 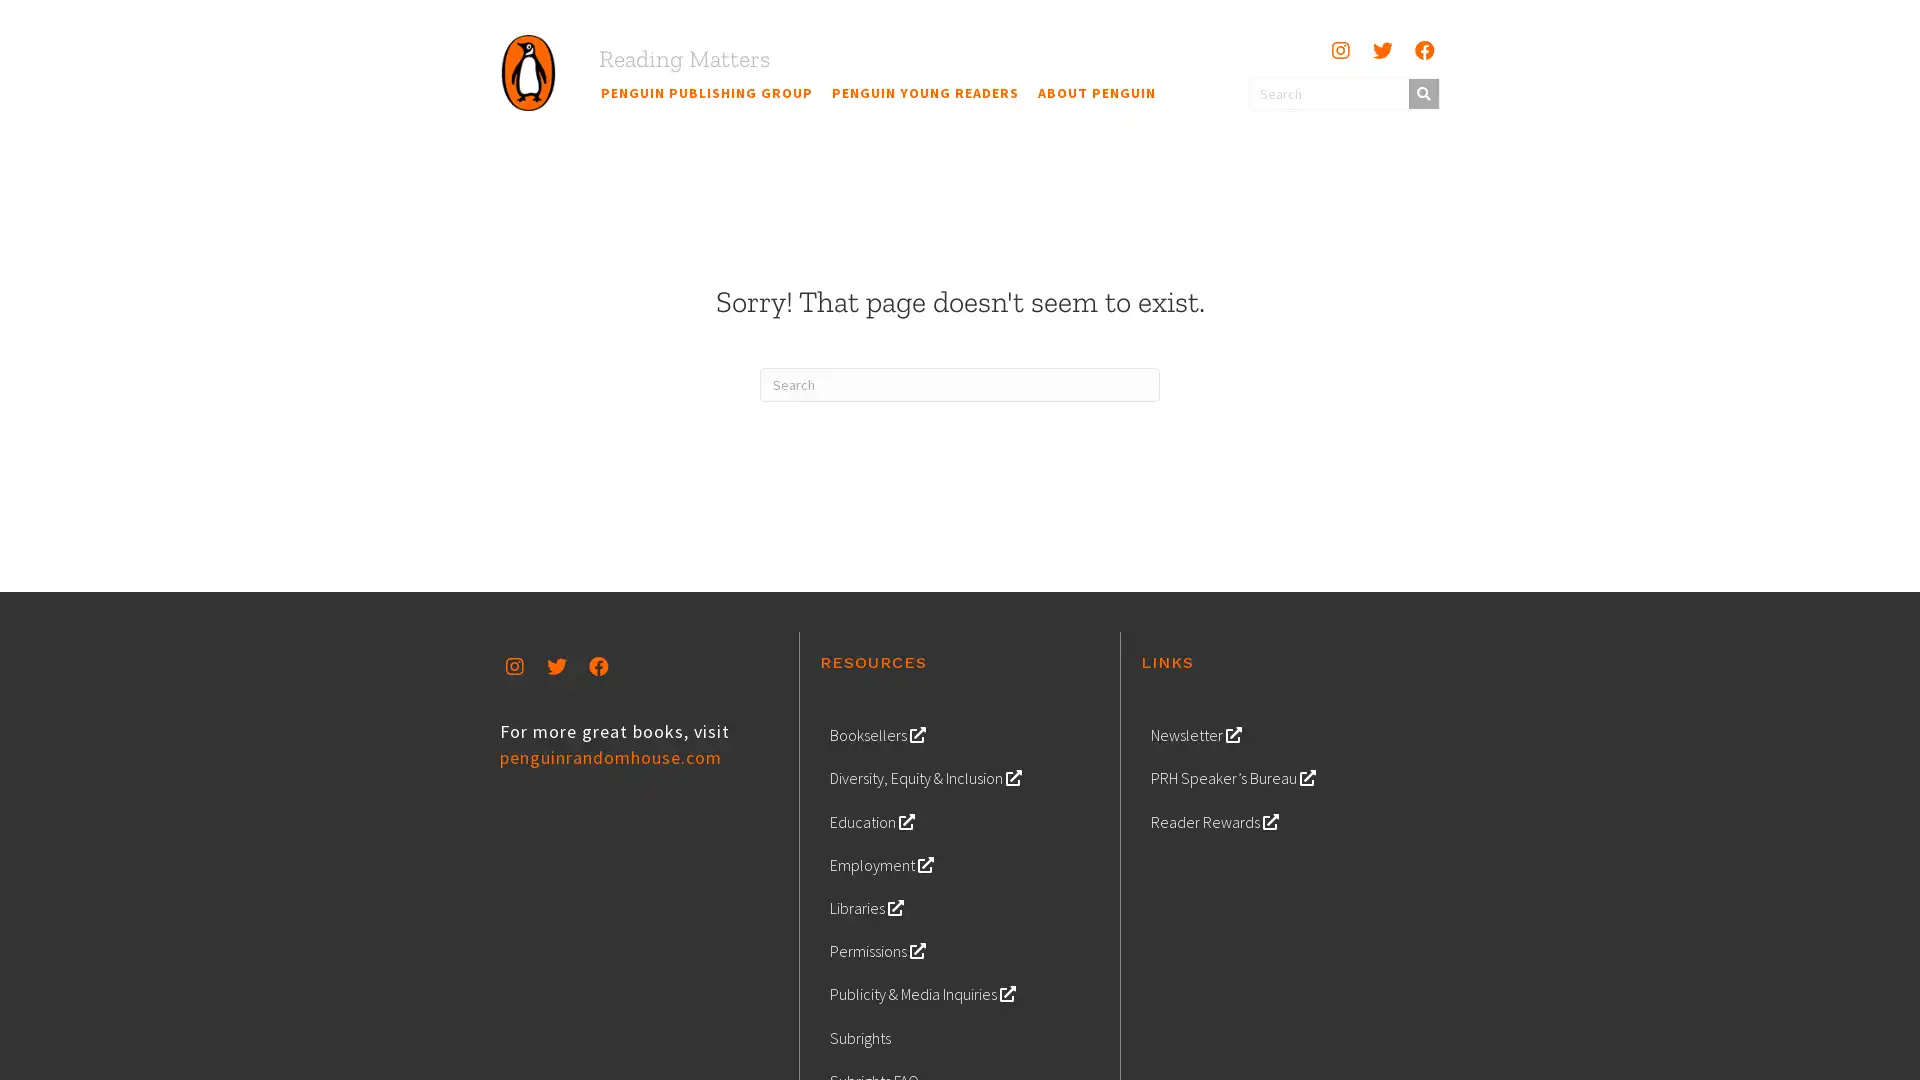 I want to click on Facebook, so click(x=1423, y=49).